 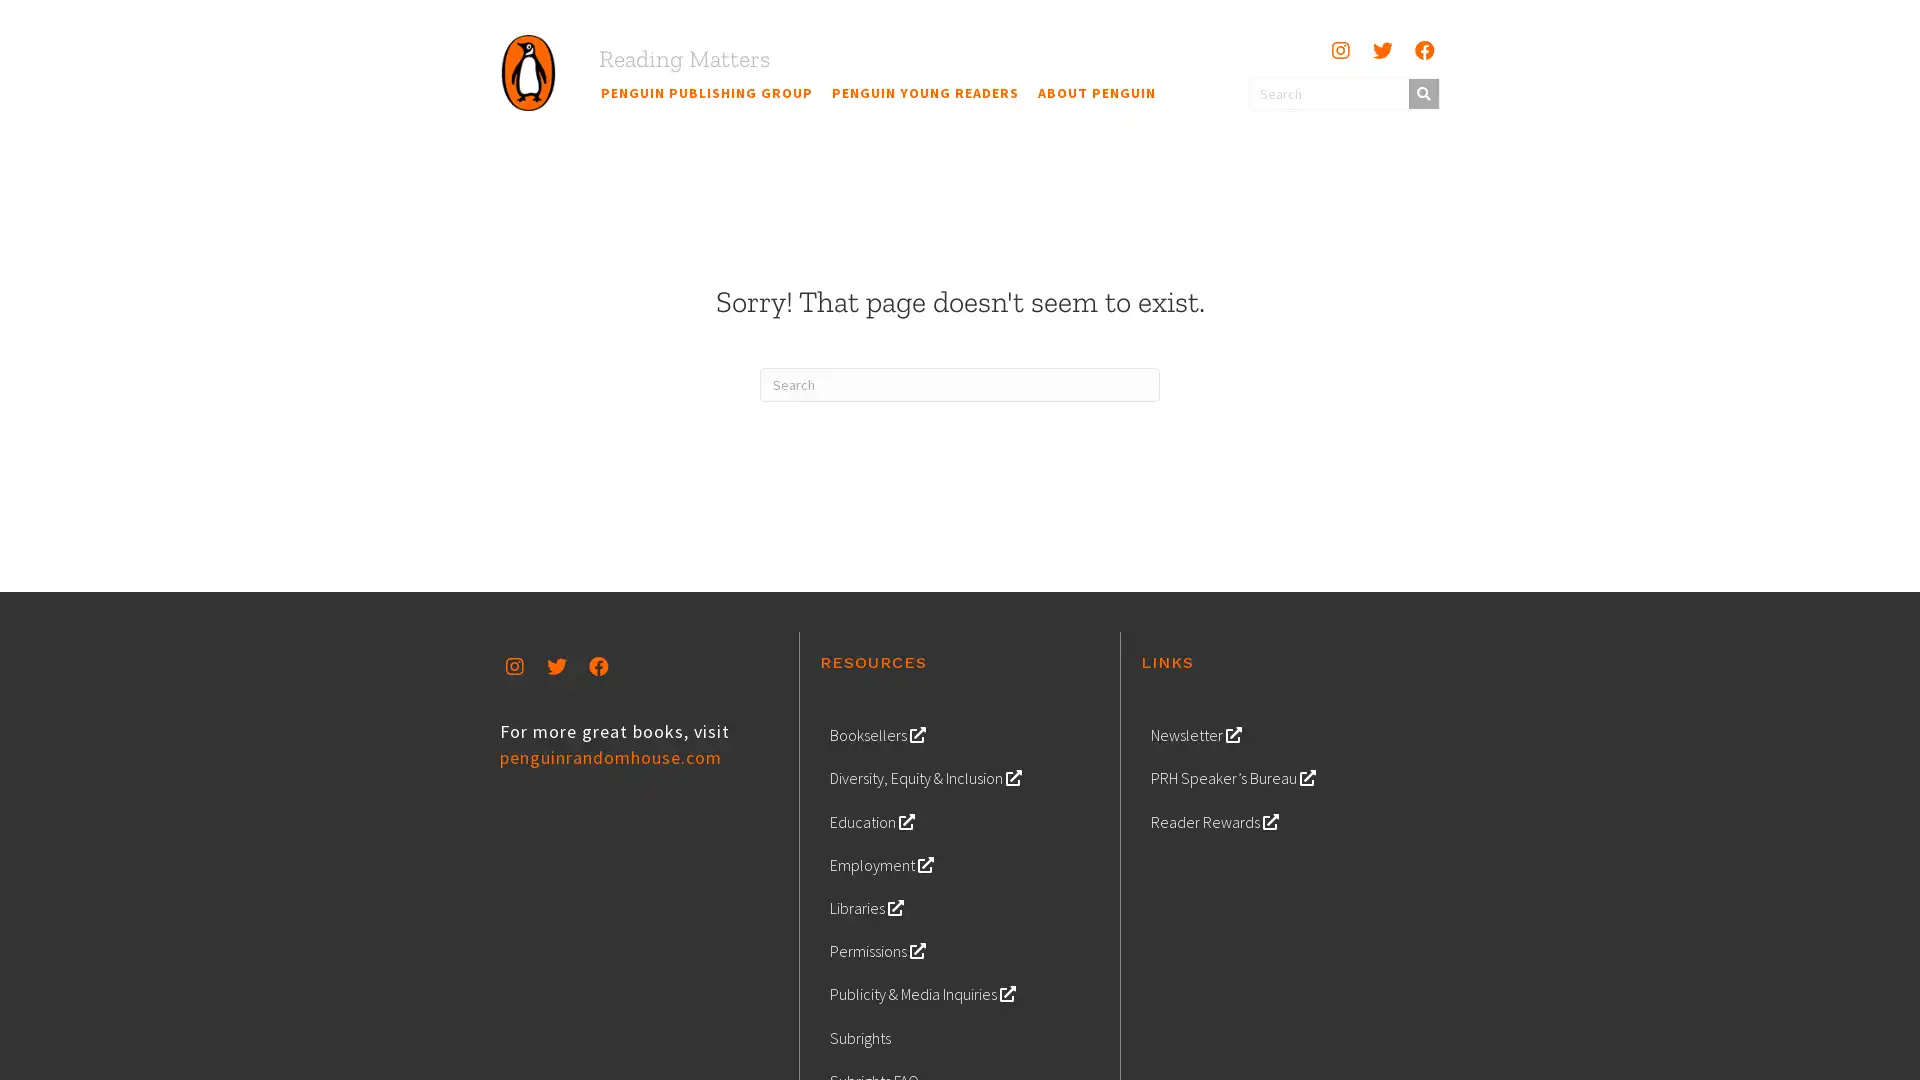 I want to click on Facebook, so click(x=1423, y=49).